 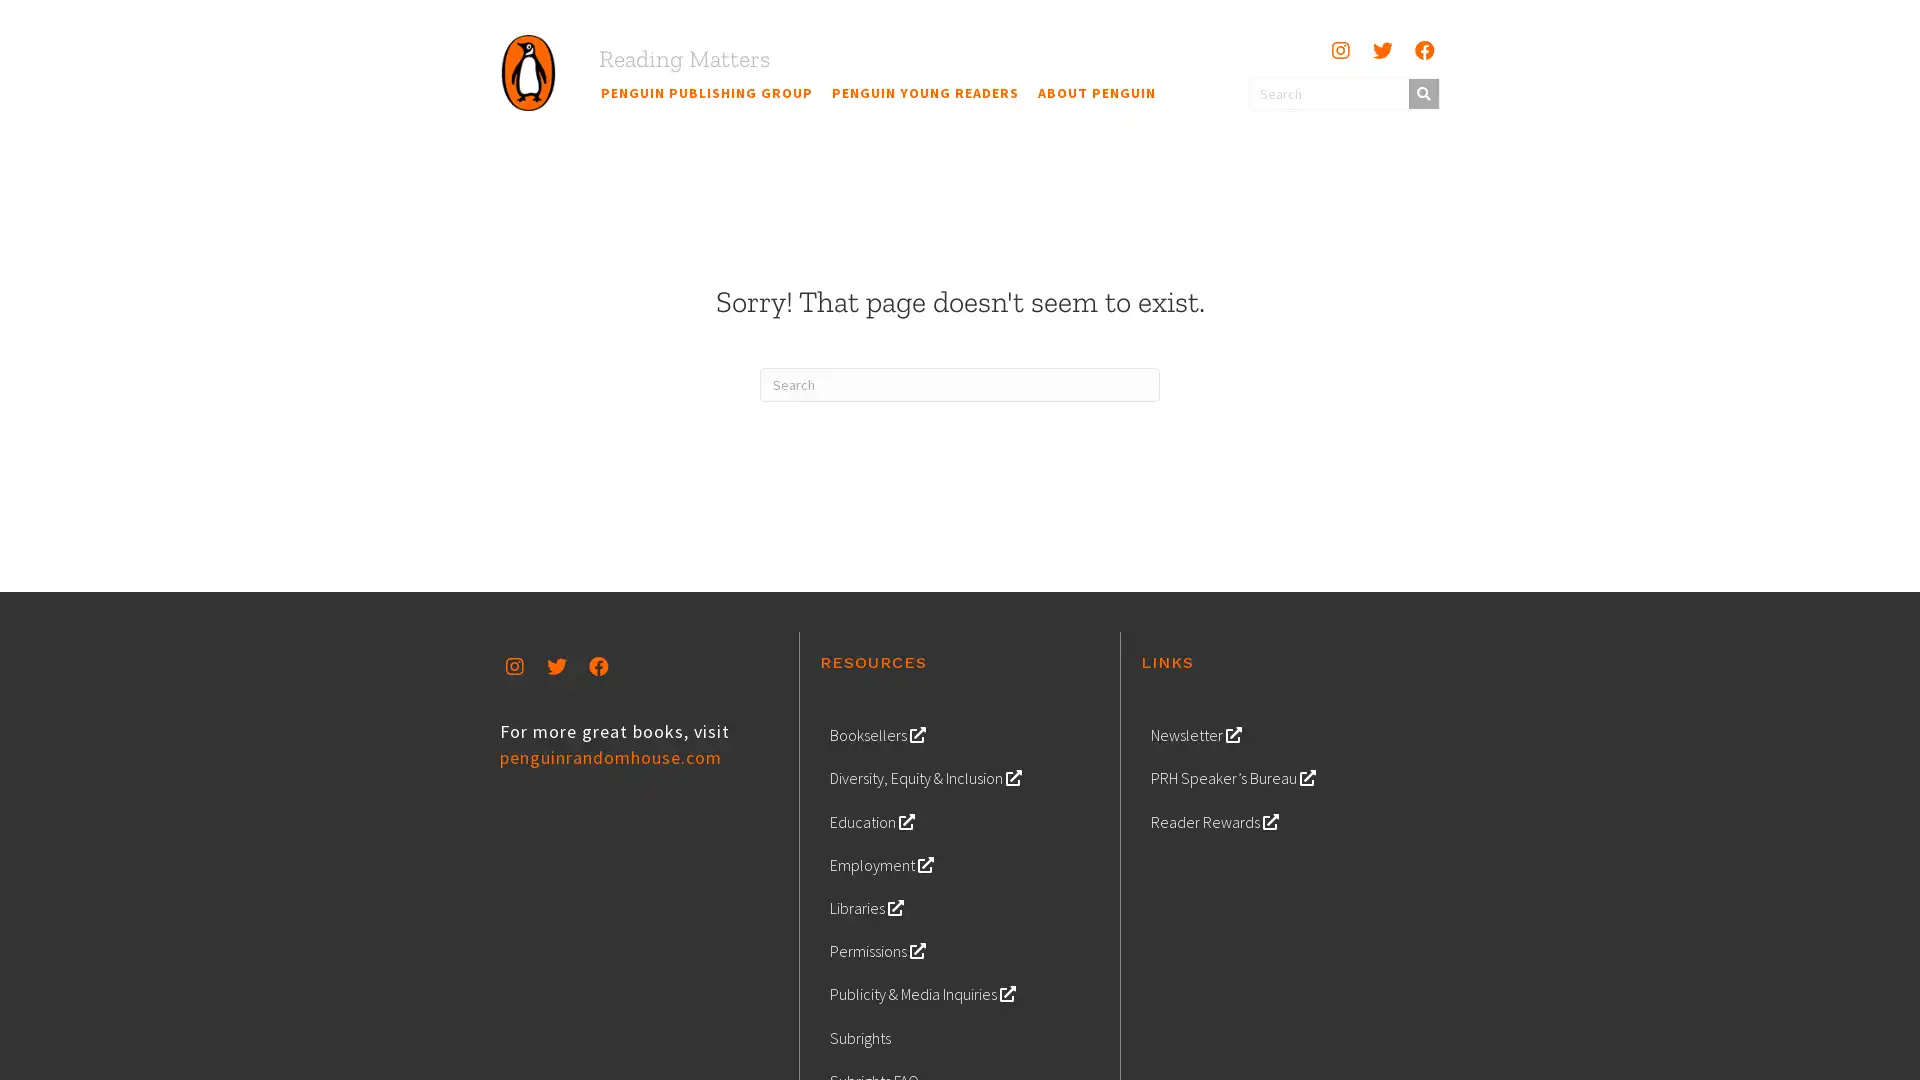 I want to click on Facebook, so click(x=1423, y=49).